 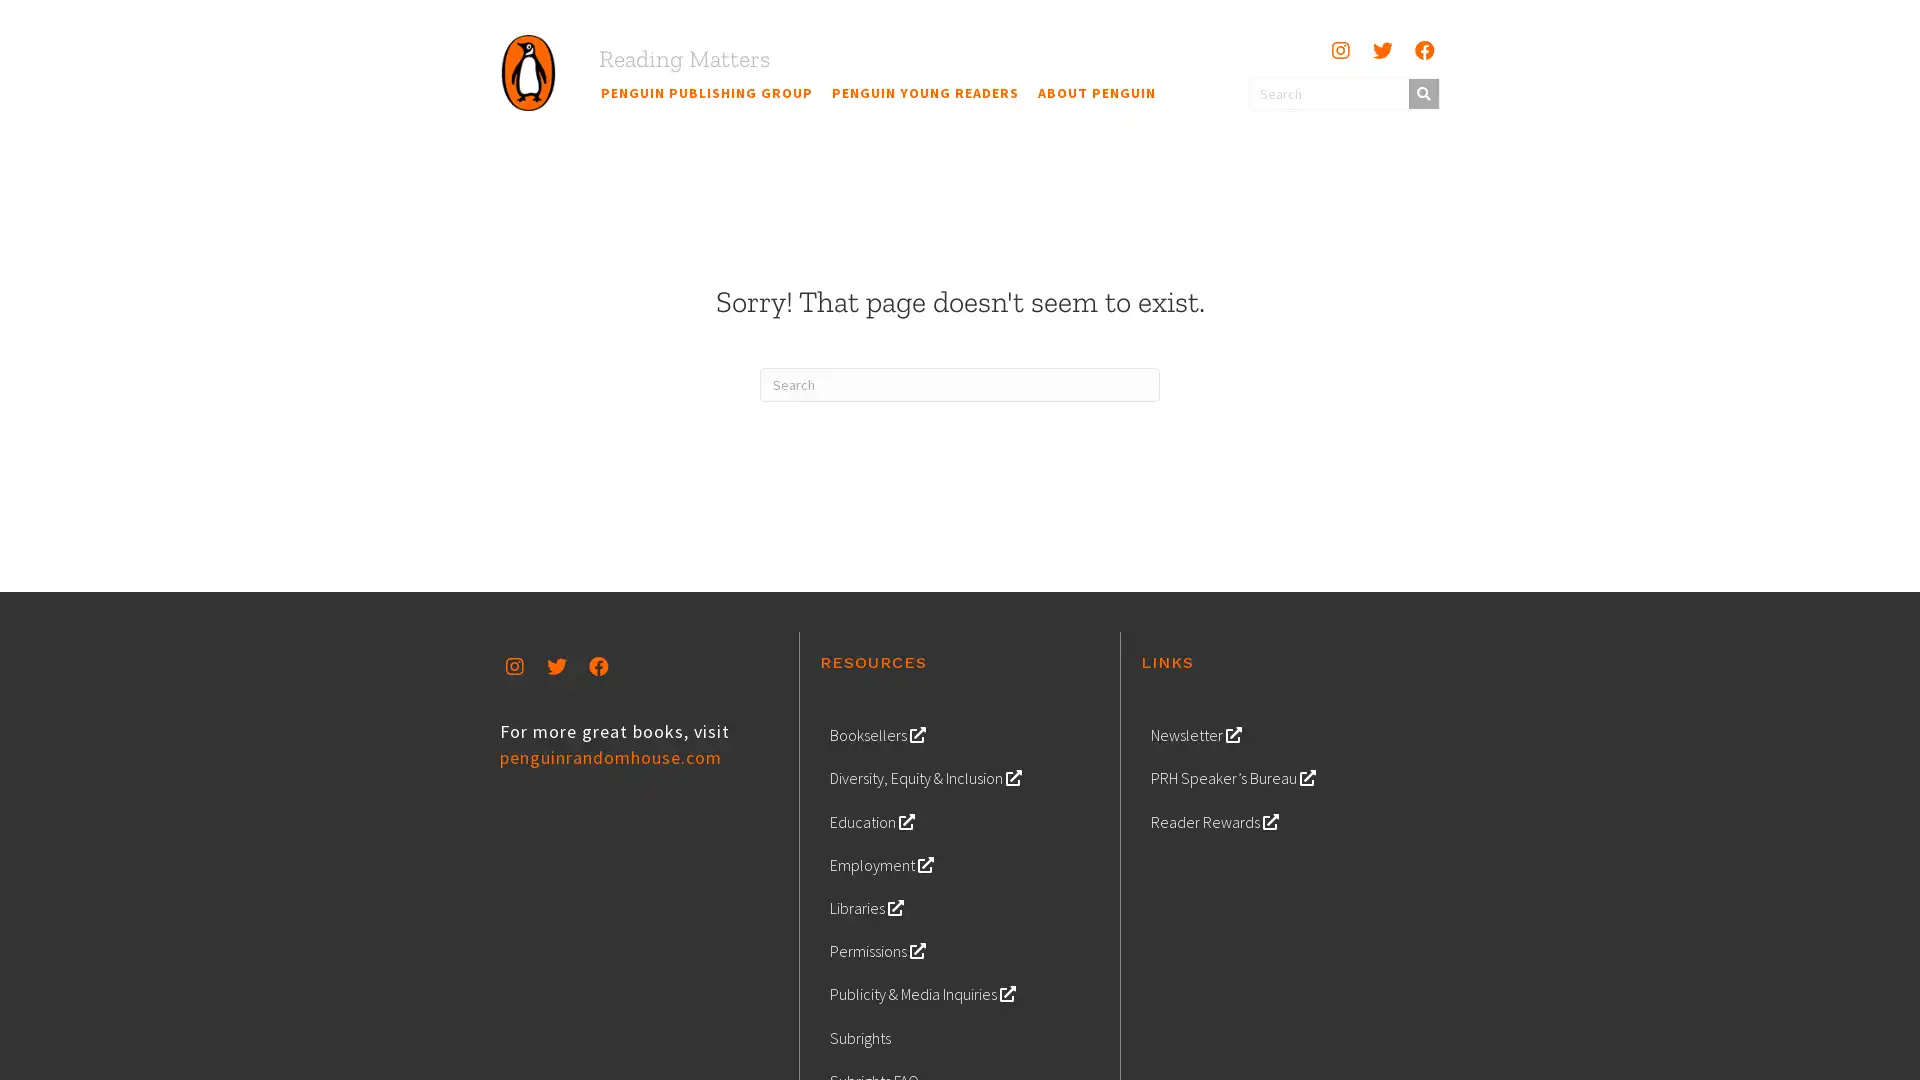 I want to click on Facebook, so click(x=1423, y=49).